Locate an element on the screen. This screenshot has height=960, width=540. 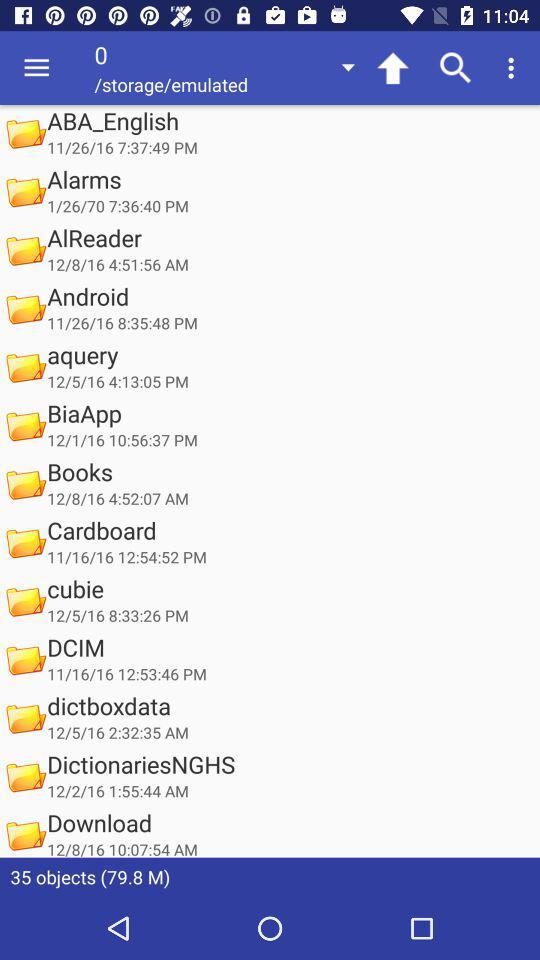
the icon left to the icon search is located at coordinates (393, 68).